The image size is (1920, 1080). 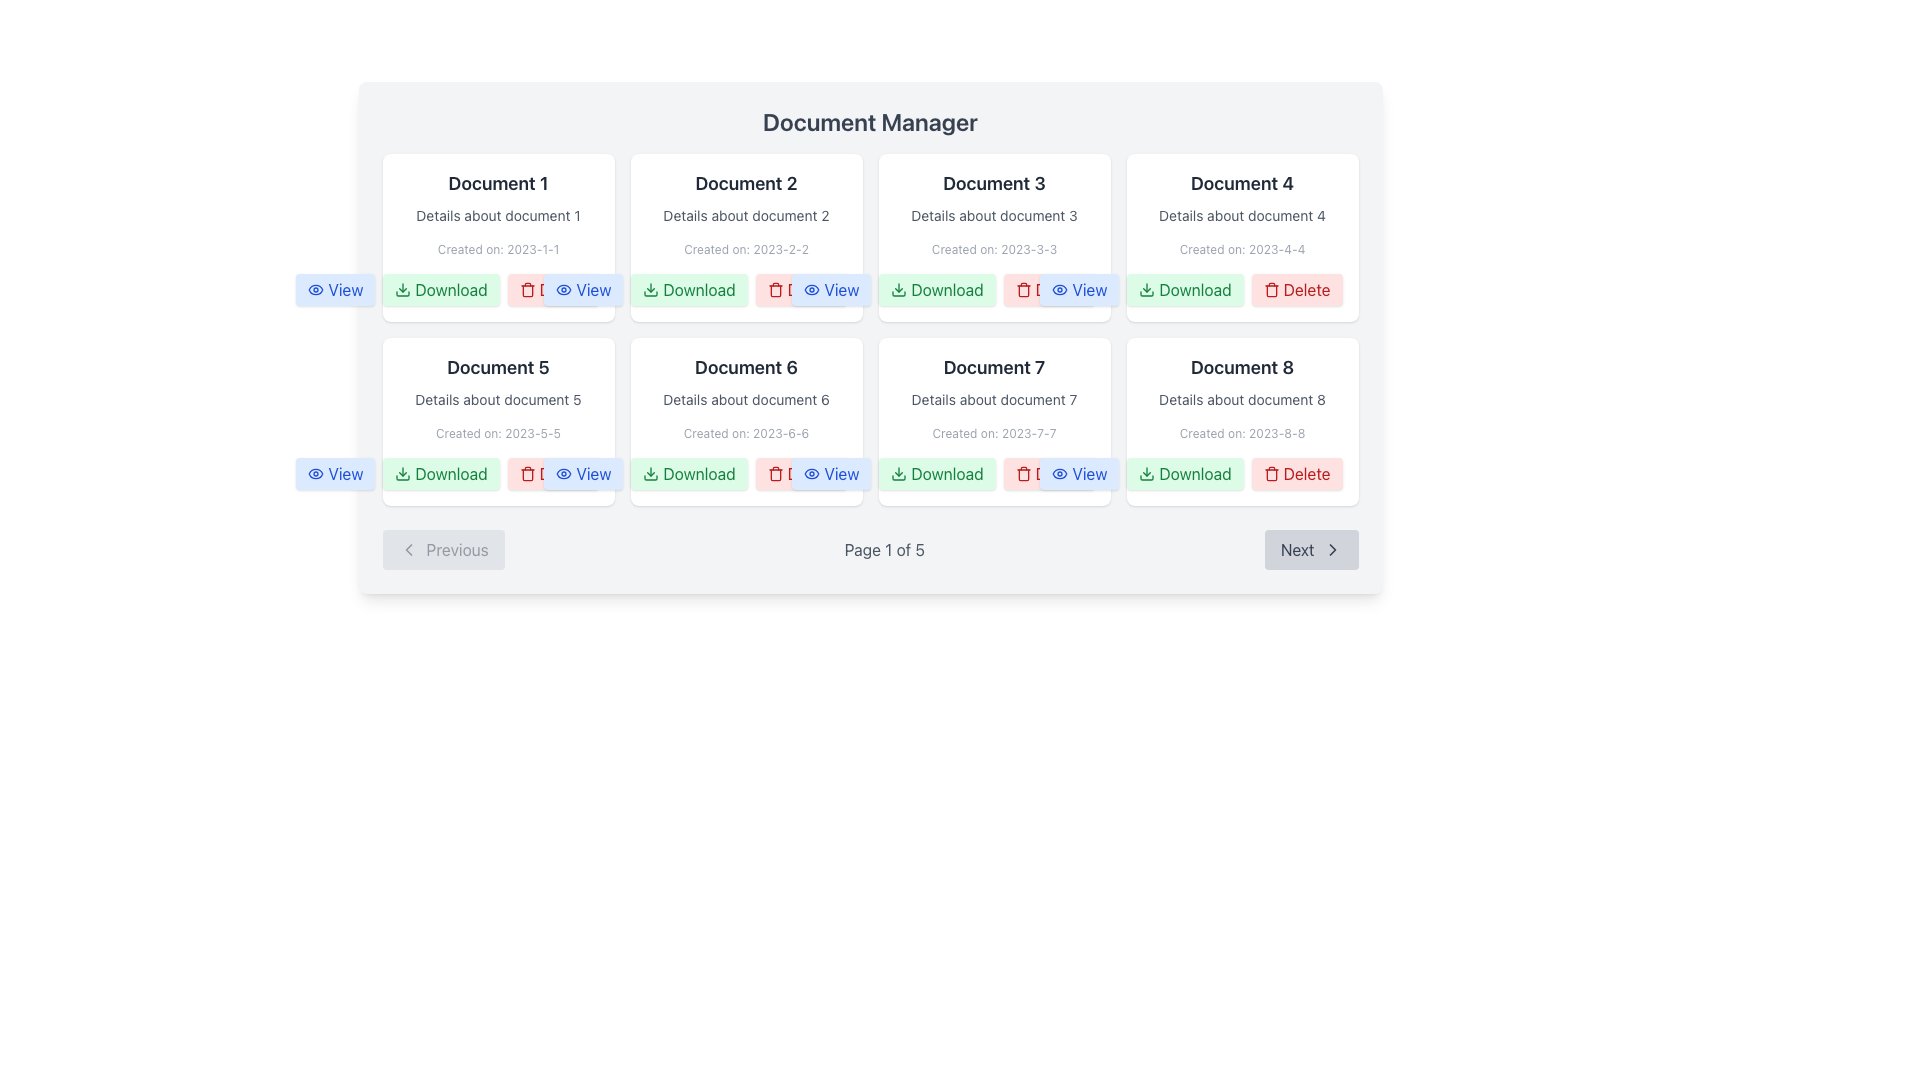 What do you see at coordinates (407, 550) in the screenshot?
I see `the navigation icon located in the bottom-left corner of the interface` at bounding box center [407, 550].